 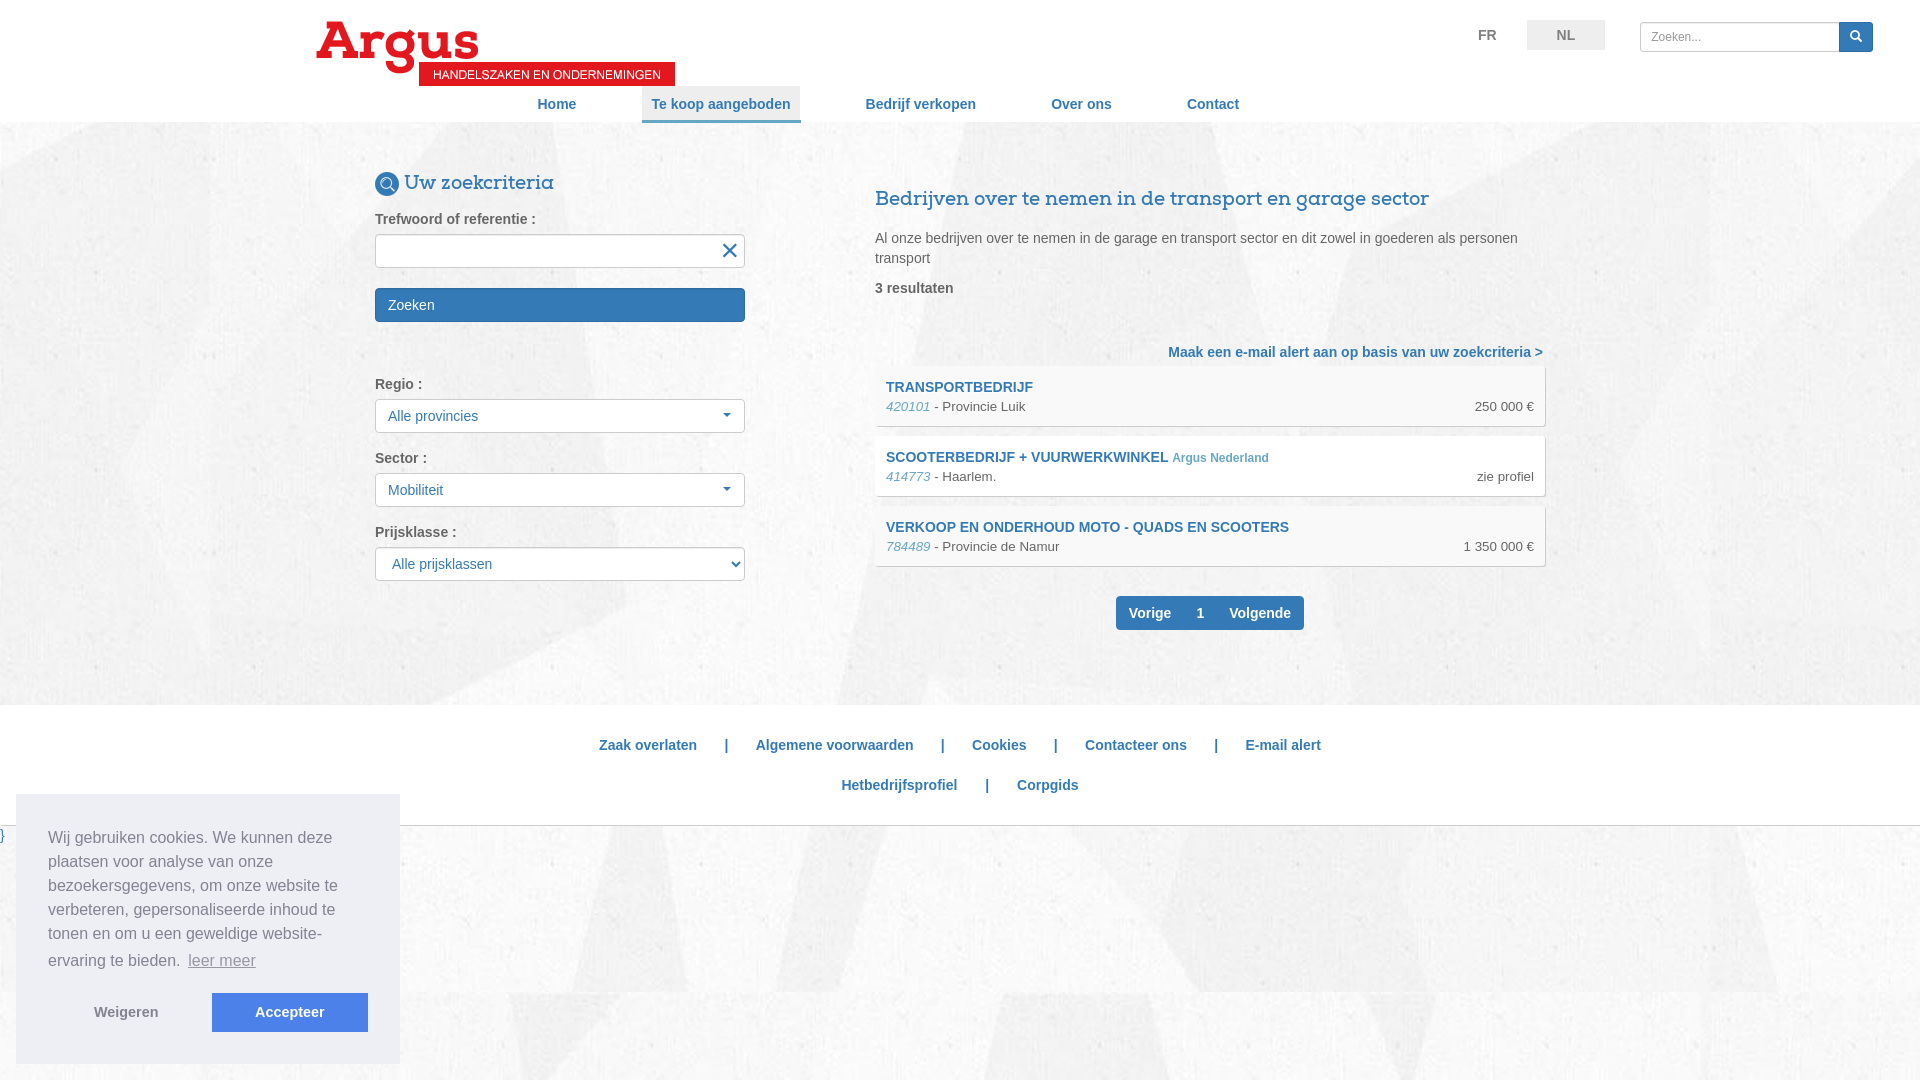 I want to click on 'Alle provincies', so click(x=374, y=415).